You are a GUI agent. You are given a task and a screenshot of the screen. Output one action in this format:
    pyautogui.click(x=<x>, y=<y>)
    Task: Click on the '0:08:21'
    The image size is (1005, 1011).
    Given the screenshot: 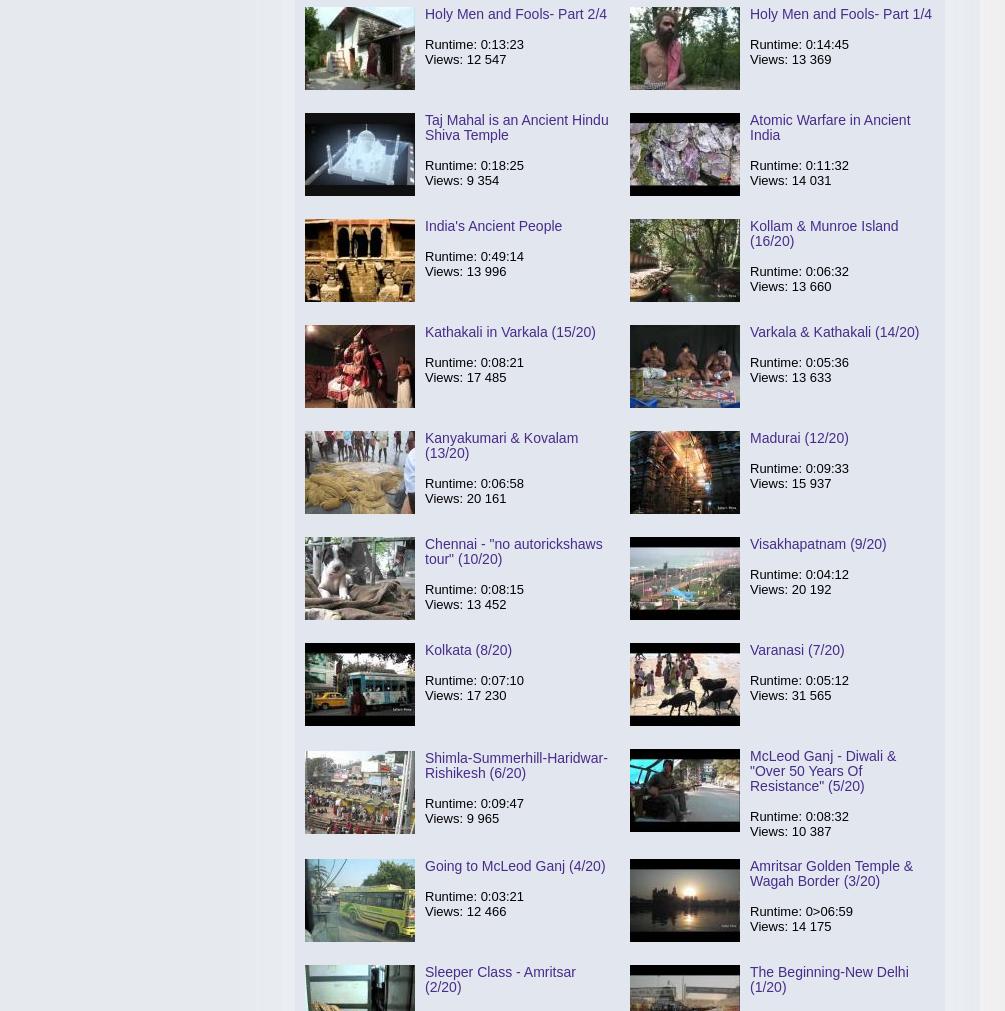 What is the action you would take?
    pyautogui.click(x=501, y=361)
    